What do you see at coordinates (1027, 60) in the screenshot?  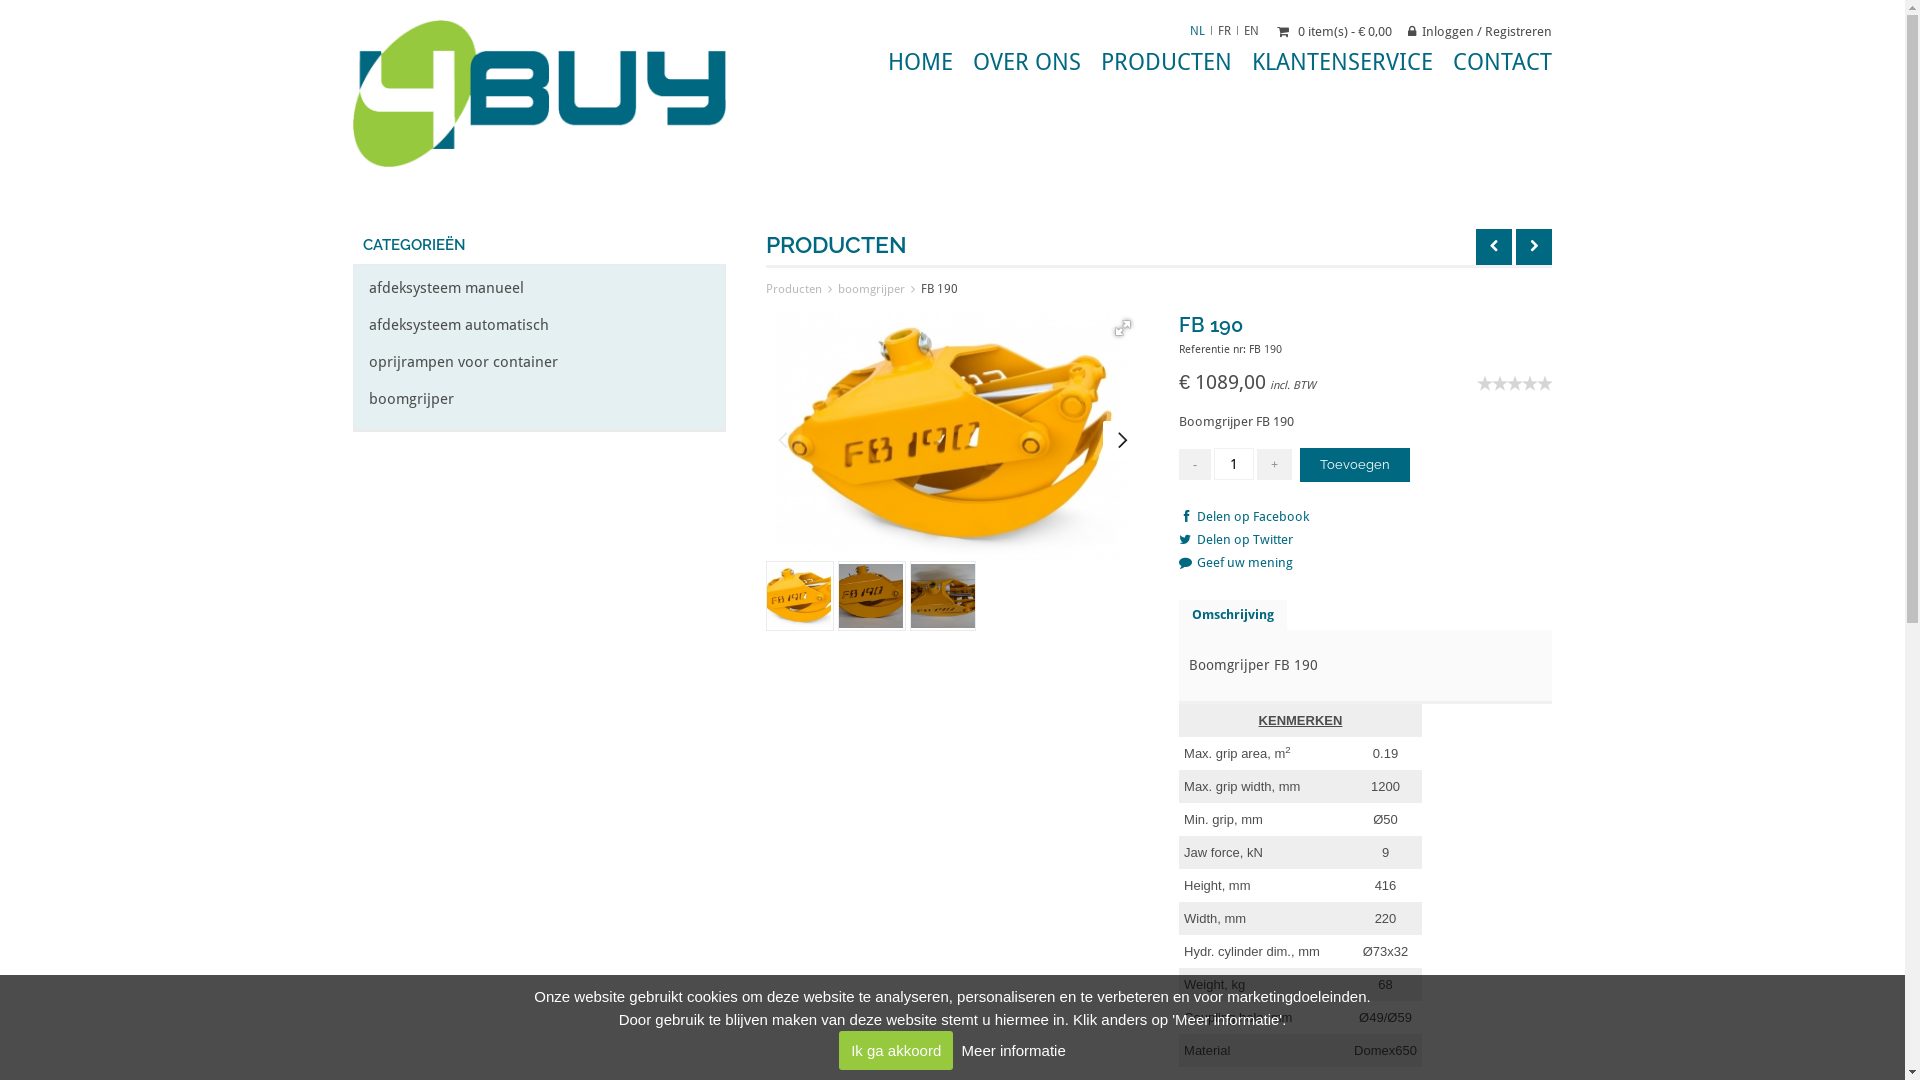 I see `'OVER ONS'` at bounding box center [1027, 60].